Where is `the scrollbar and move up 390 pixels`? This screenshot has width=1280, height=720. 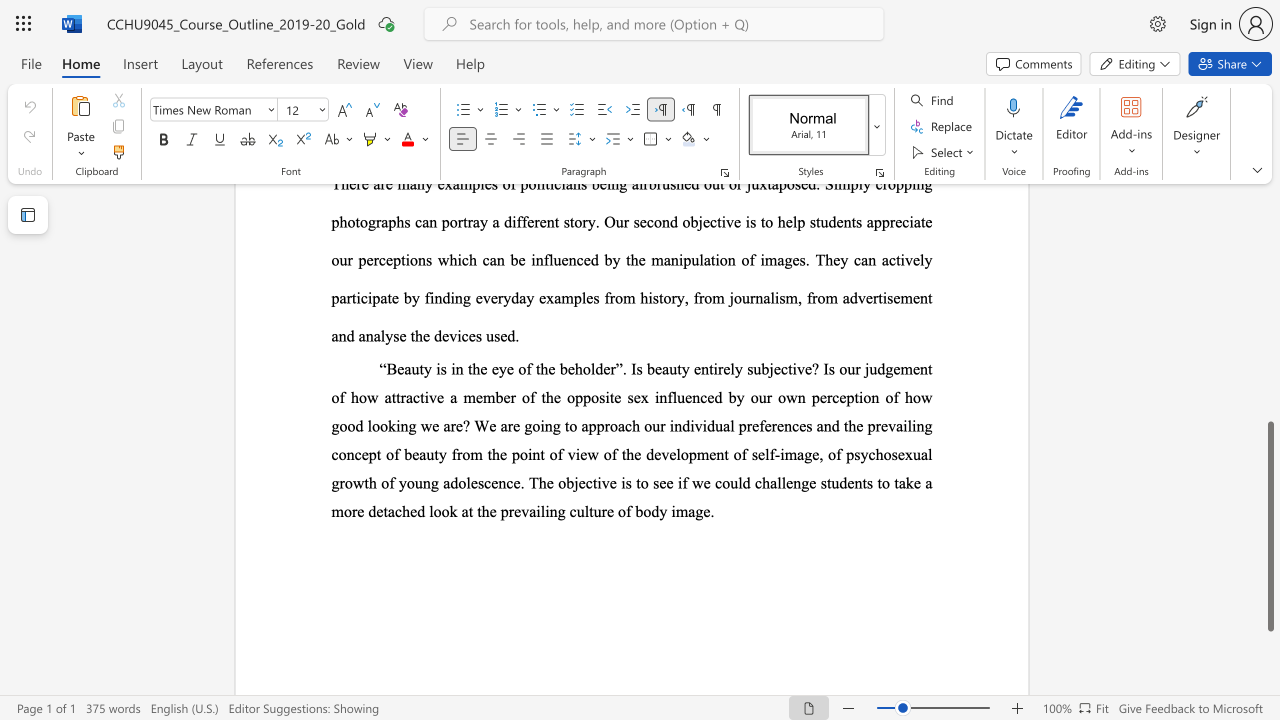 the scrollbar and move up 390 pixels is located at coordinates (1269, 525).